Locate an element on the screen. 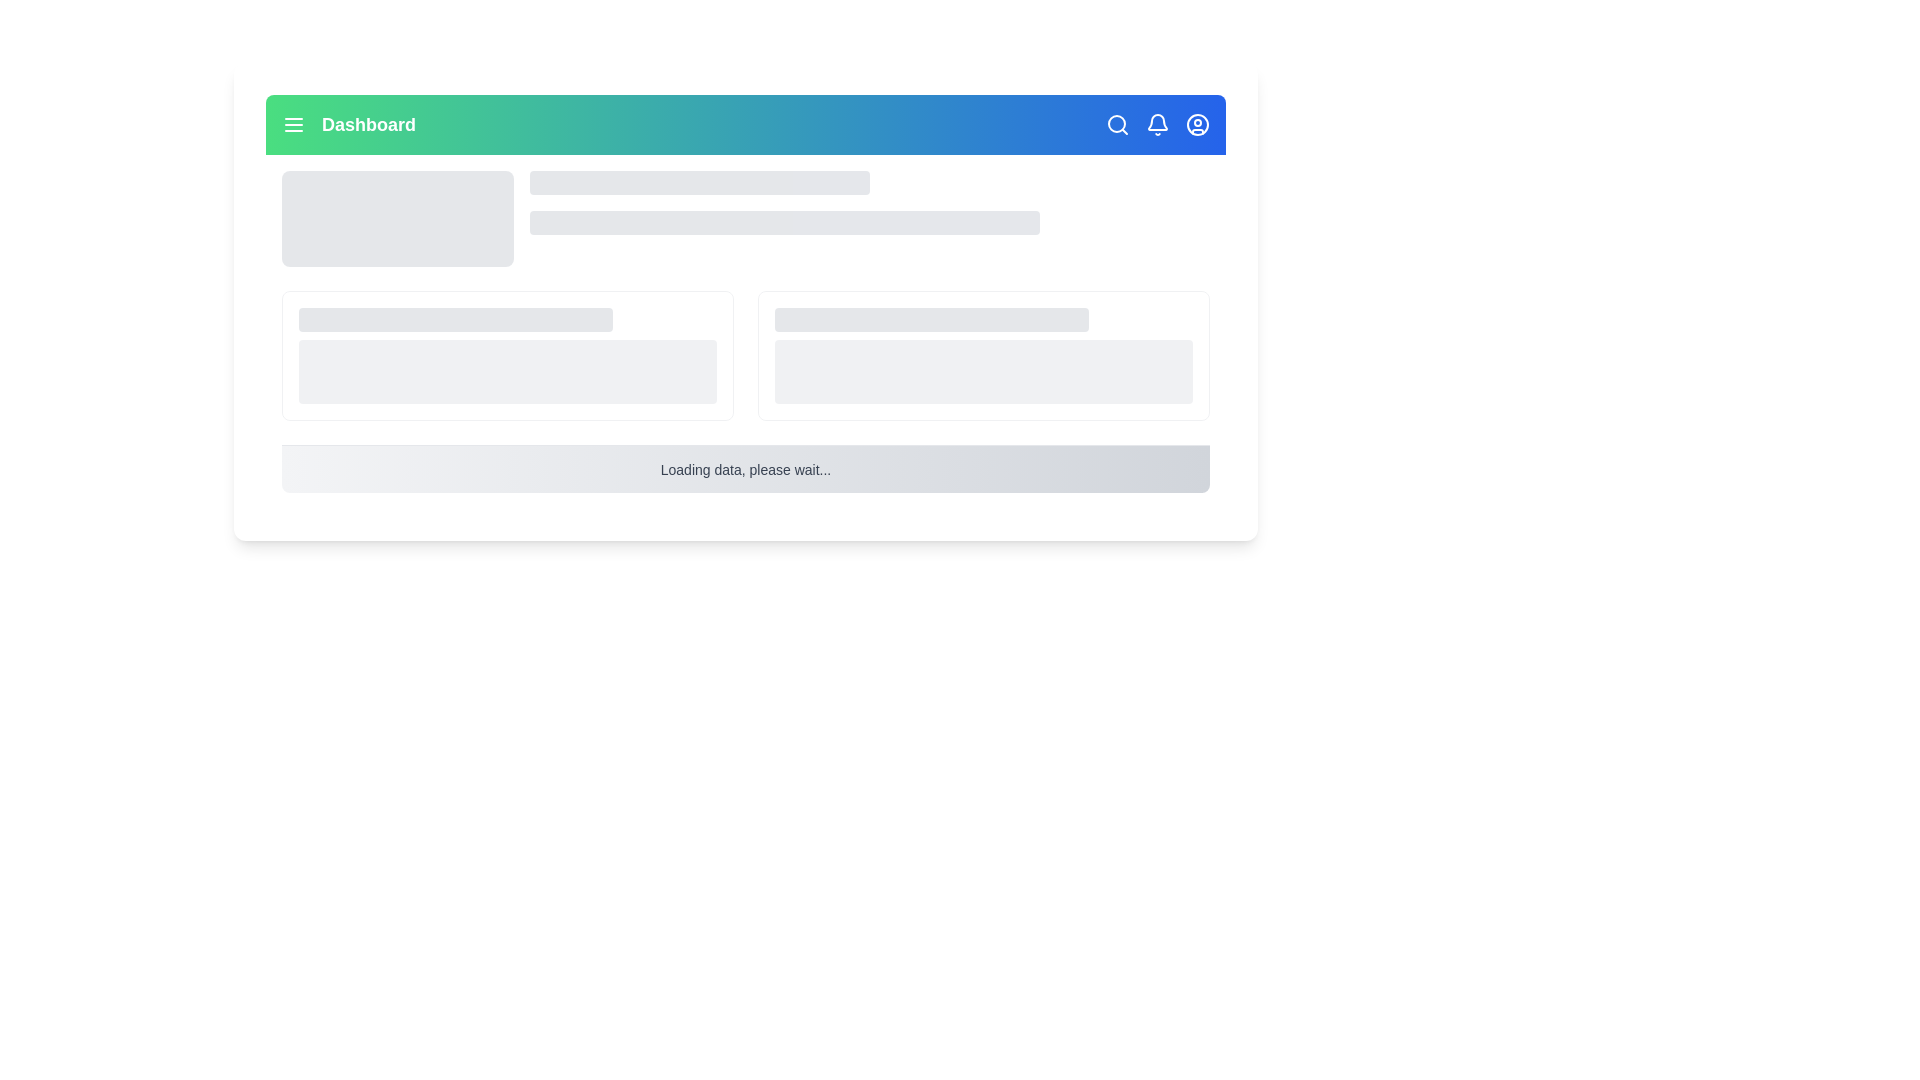 This screenshot has height=1080, width=1920. the circle element representing the user profile icon located in the top-right corner of the header, next to the notification bell icon is located at coordinates (1198, 124).